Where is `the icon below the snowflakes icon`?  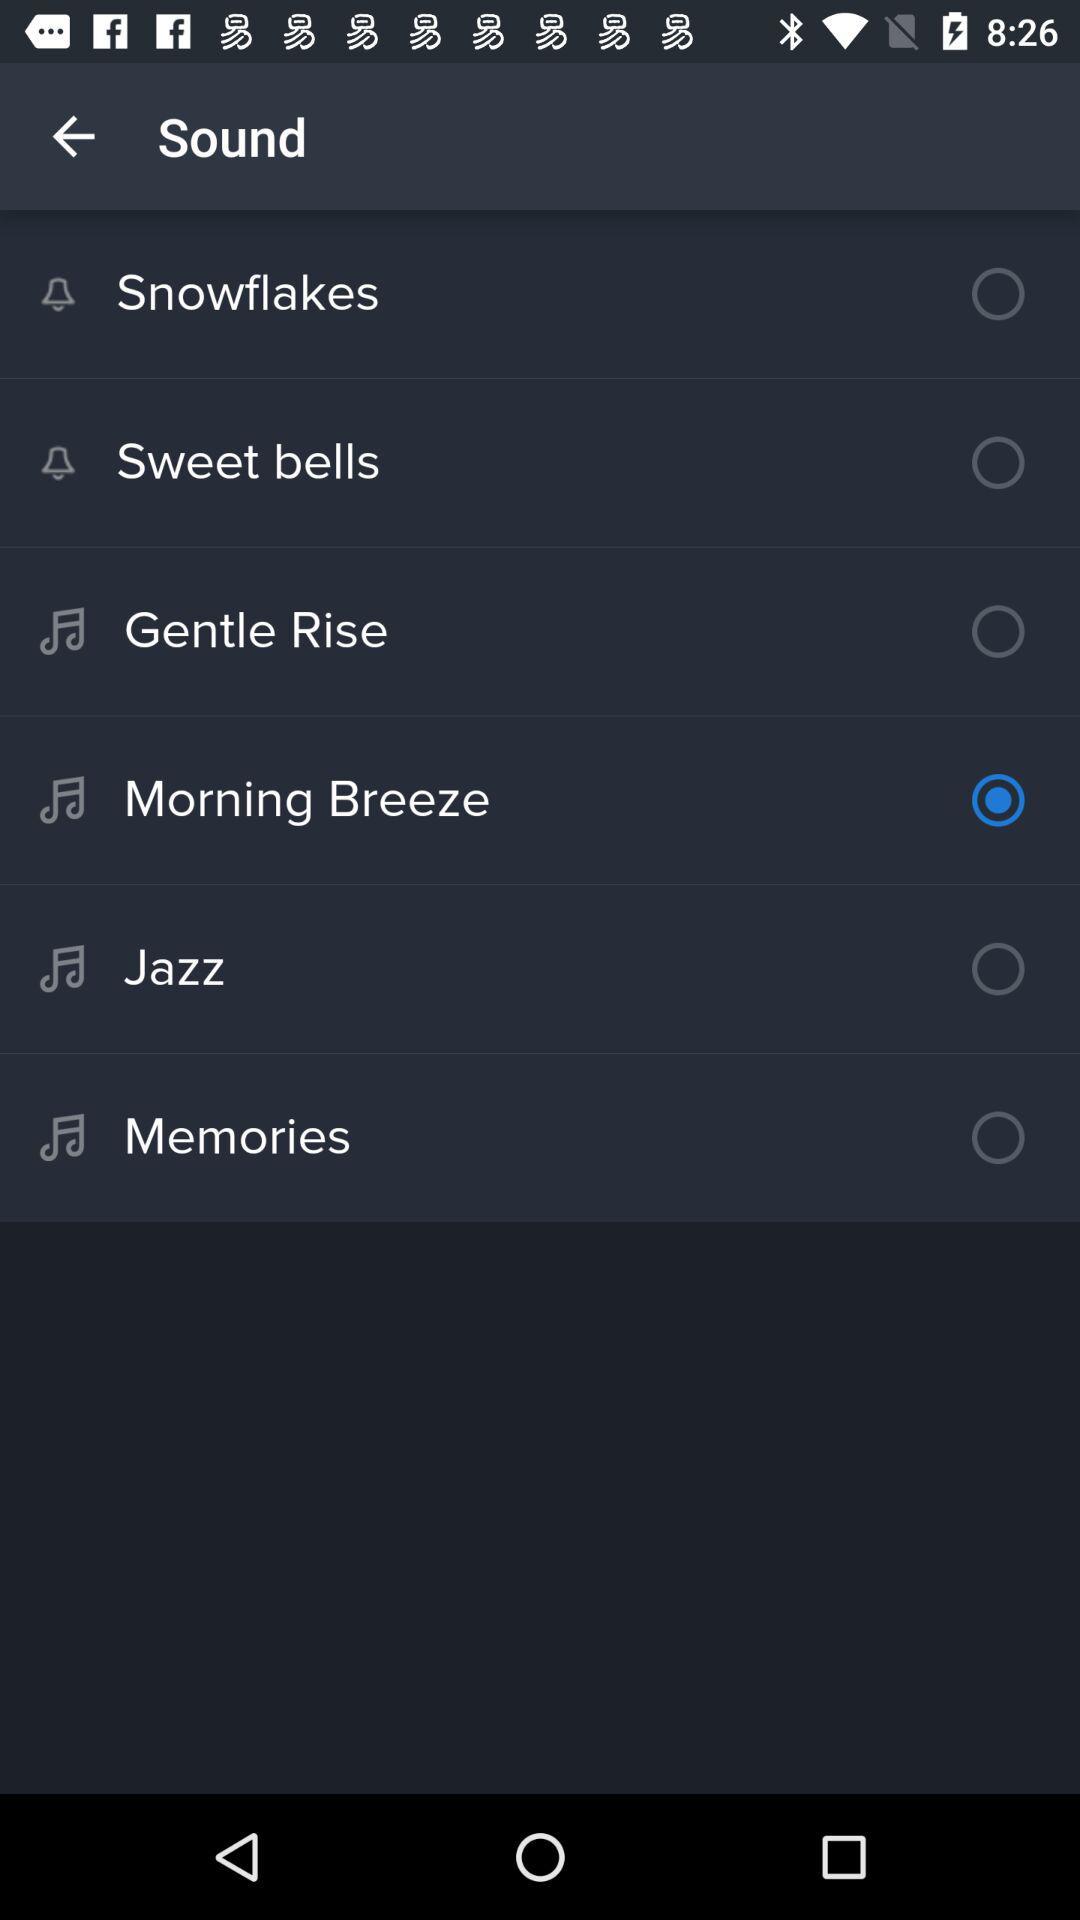 the icon below the snowflakes icon is located at coordinates (540, 461).